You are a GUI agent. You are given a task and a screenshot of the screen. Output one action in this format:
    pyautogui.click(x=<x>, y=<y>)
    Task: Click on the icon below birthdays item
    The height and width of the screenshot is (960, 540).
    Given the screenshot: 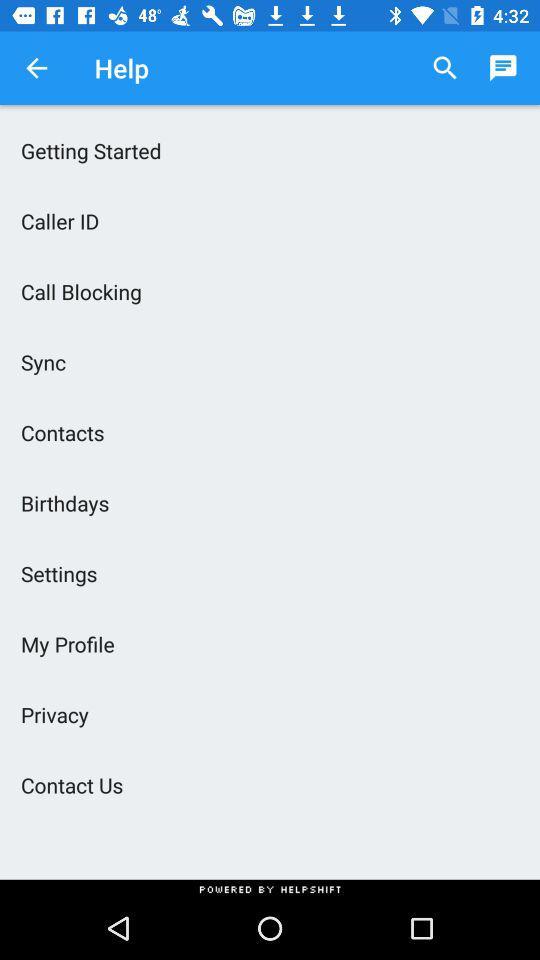 What is the action you would take?
    pyautogui.click(x=270, y=573)
    